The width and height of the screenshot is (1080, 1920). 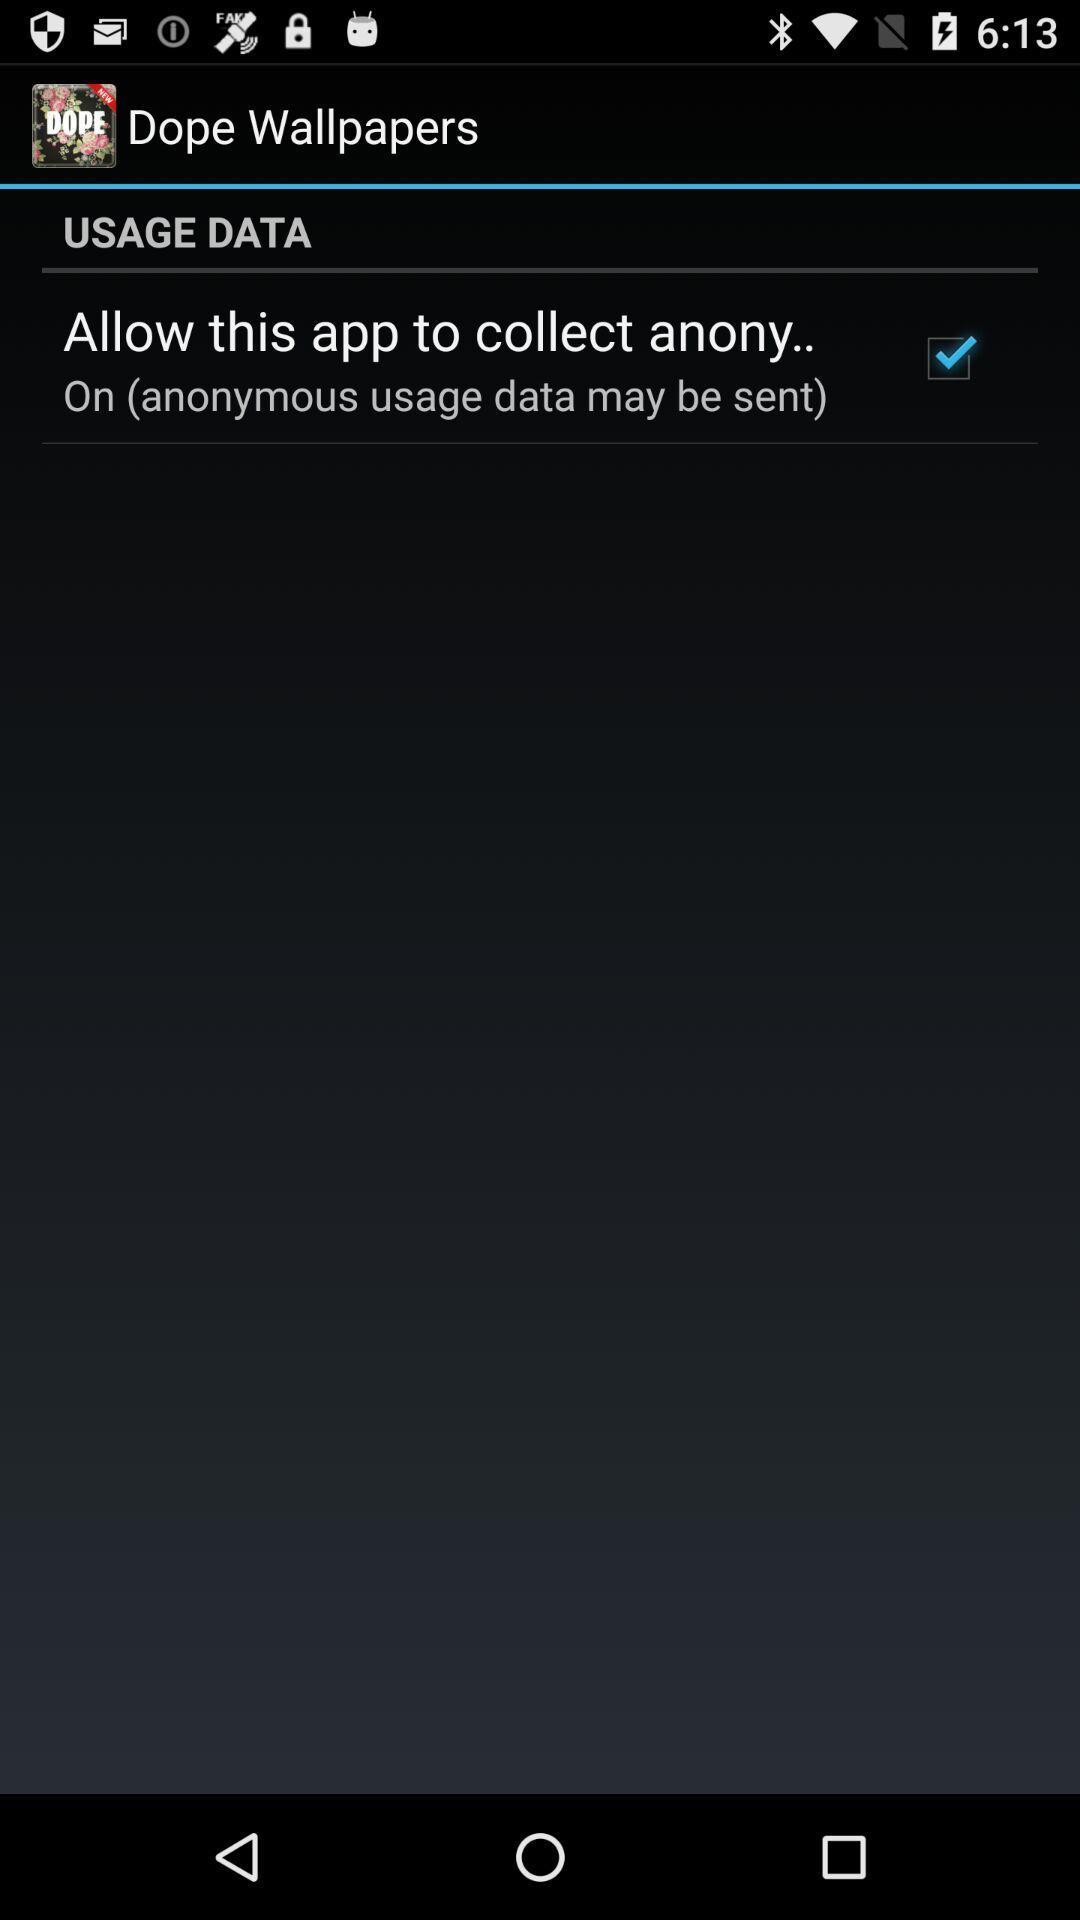 I want to click on icon below the usage data app, so click(x=947, y=358).